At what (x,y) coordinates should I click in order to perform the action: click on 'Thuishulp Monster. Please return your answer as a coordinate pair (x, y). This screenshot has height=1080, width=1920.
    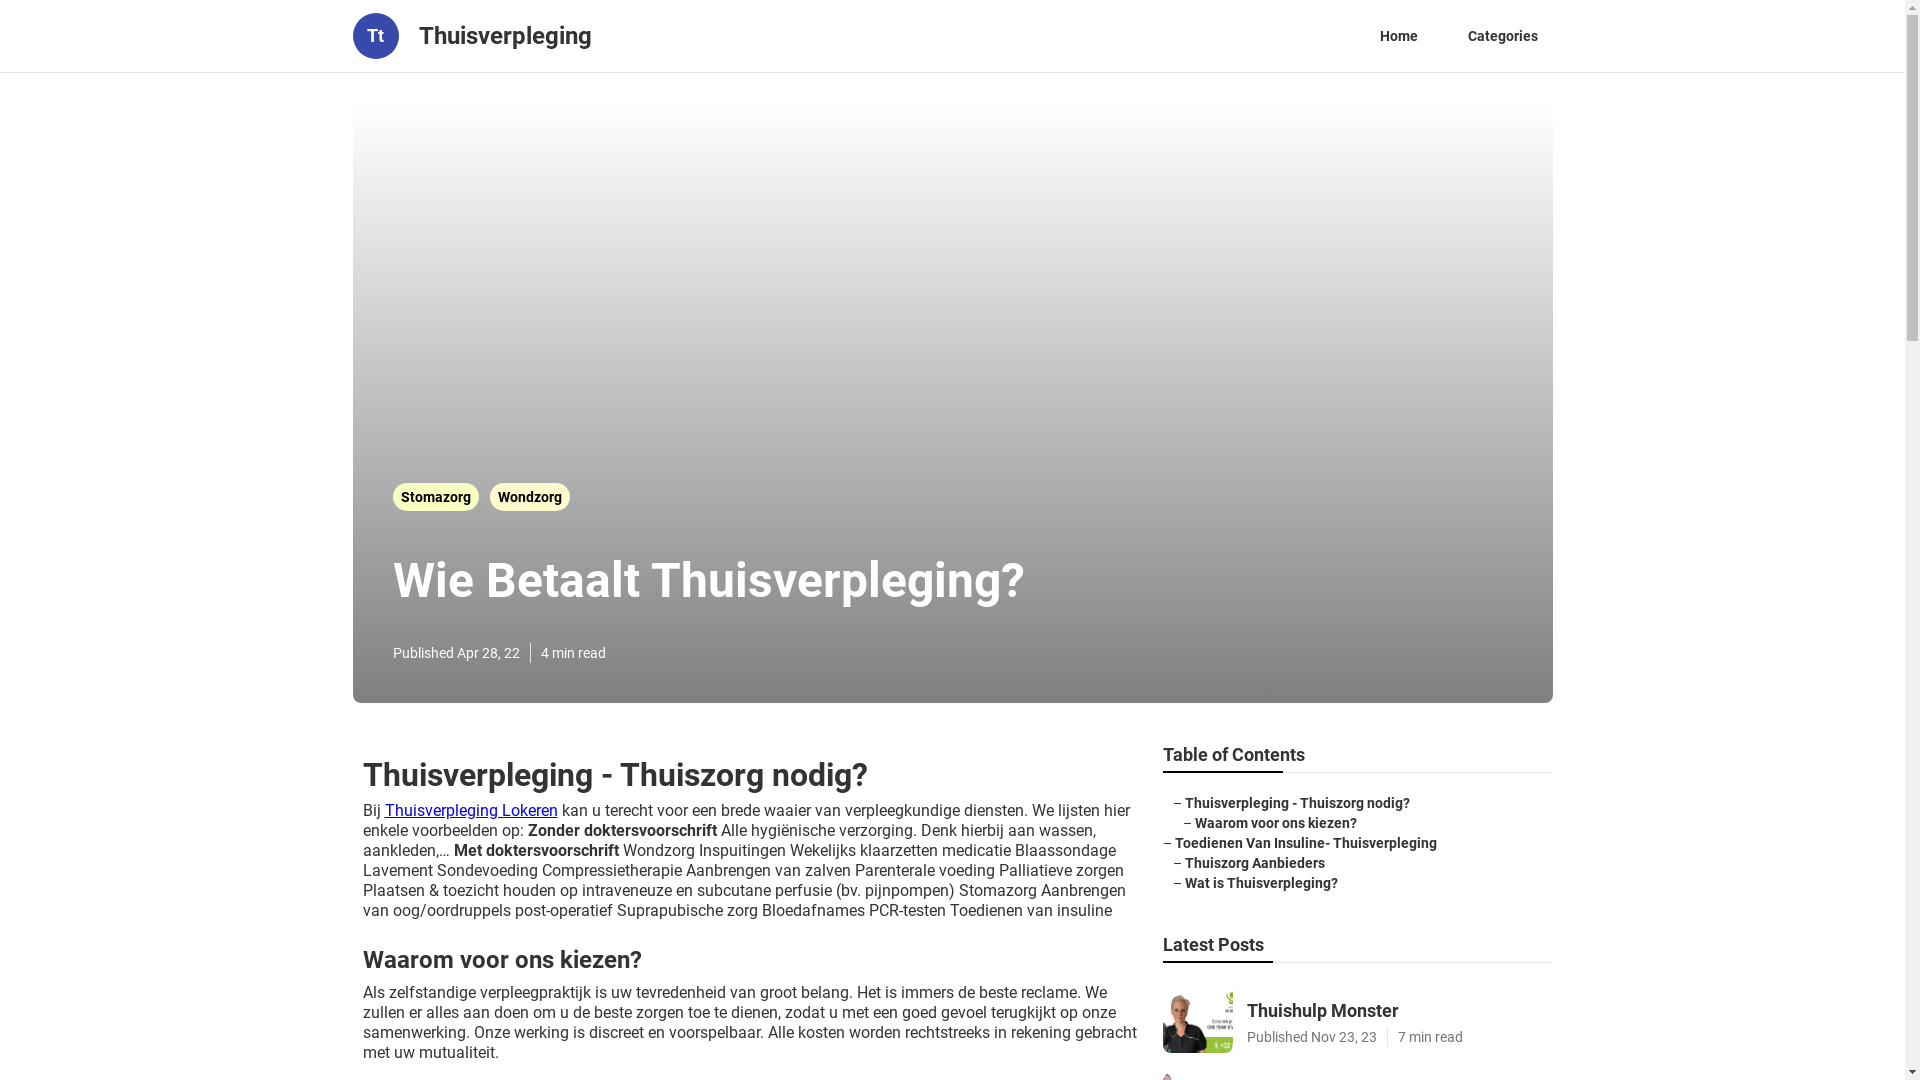
    Looking at the image, I should click on (1357, 1018).